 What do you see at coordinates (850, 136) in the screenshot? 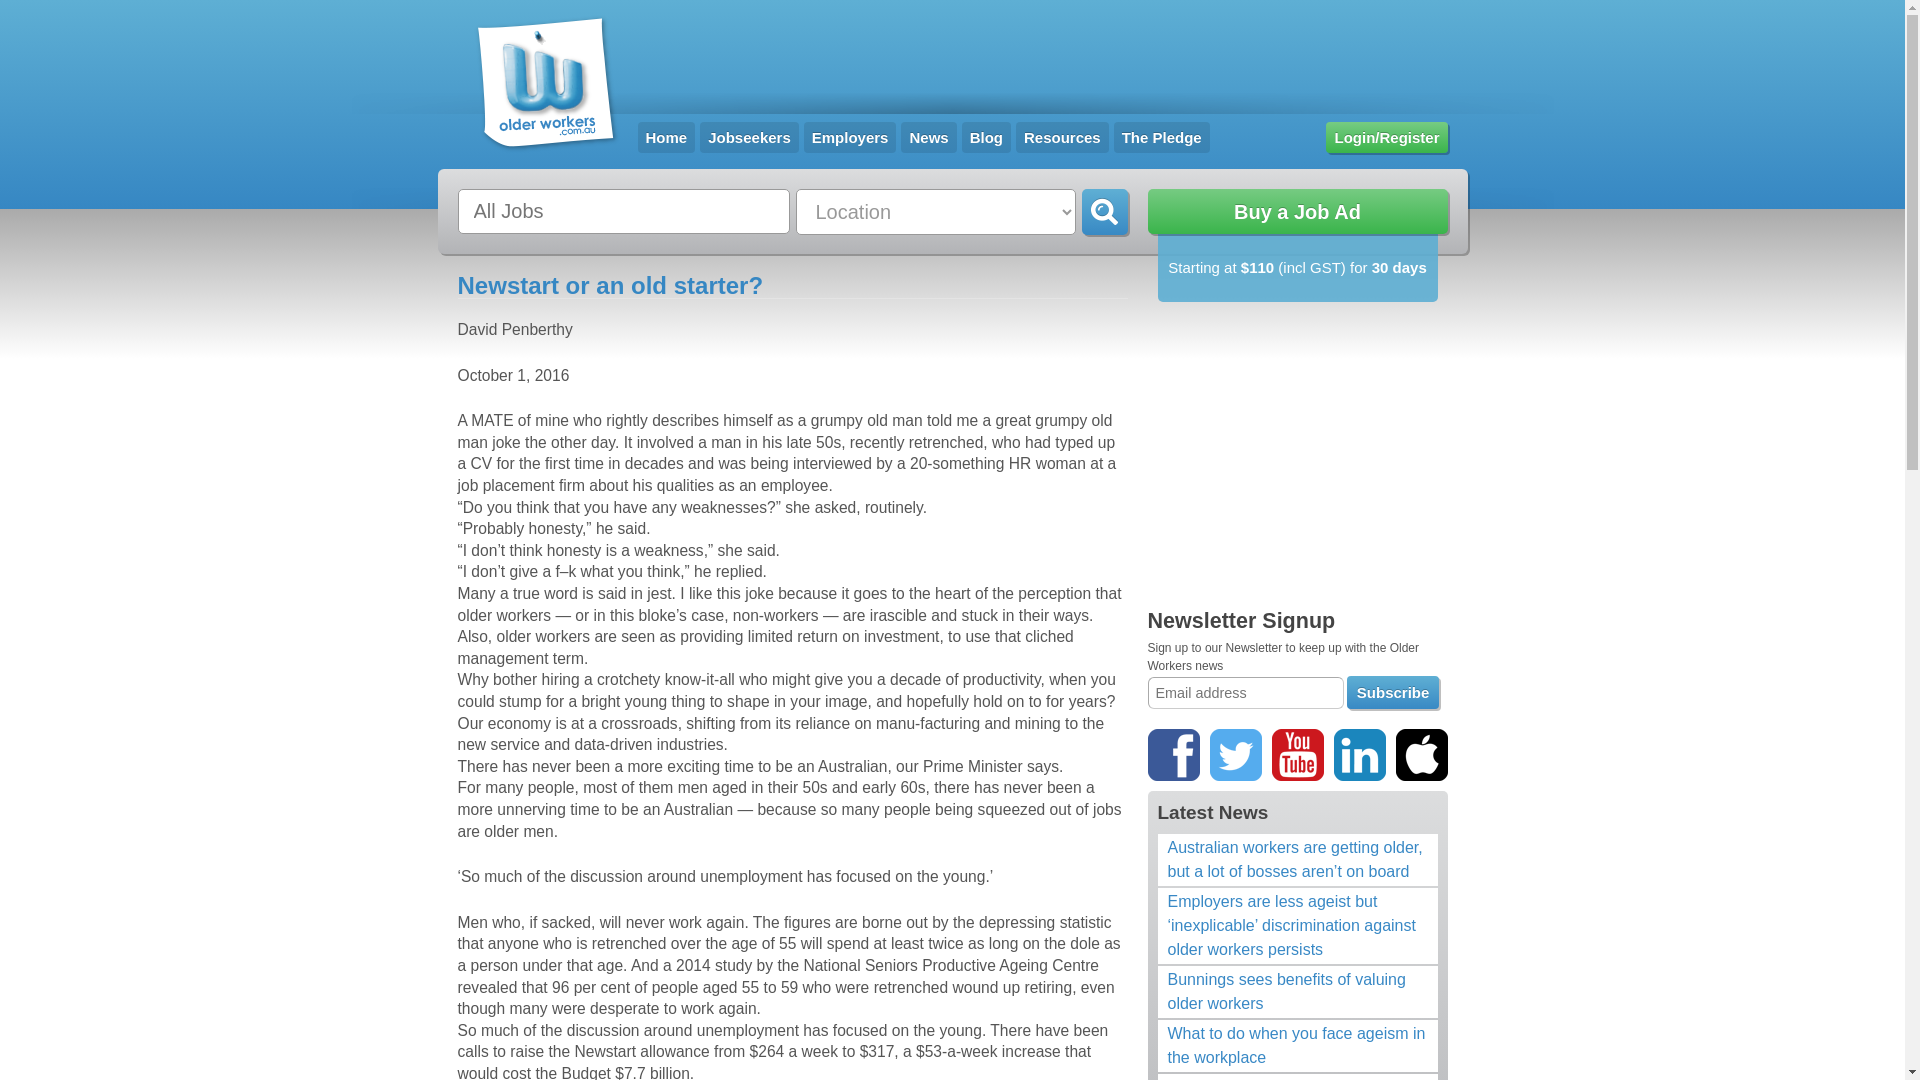
I see `'Employers'` at bounding box center [850, 136].